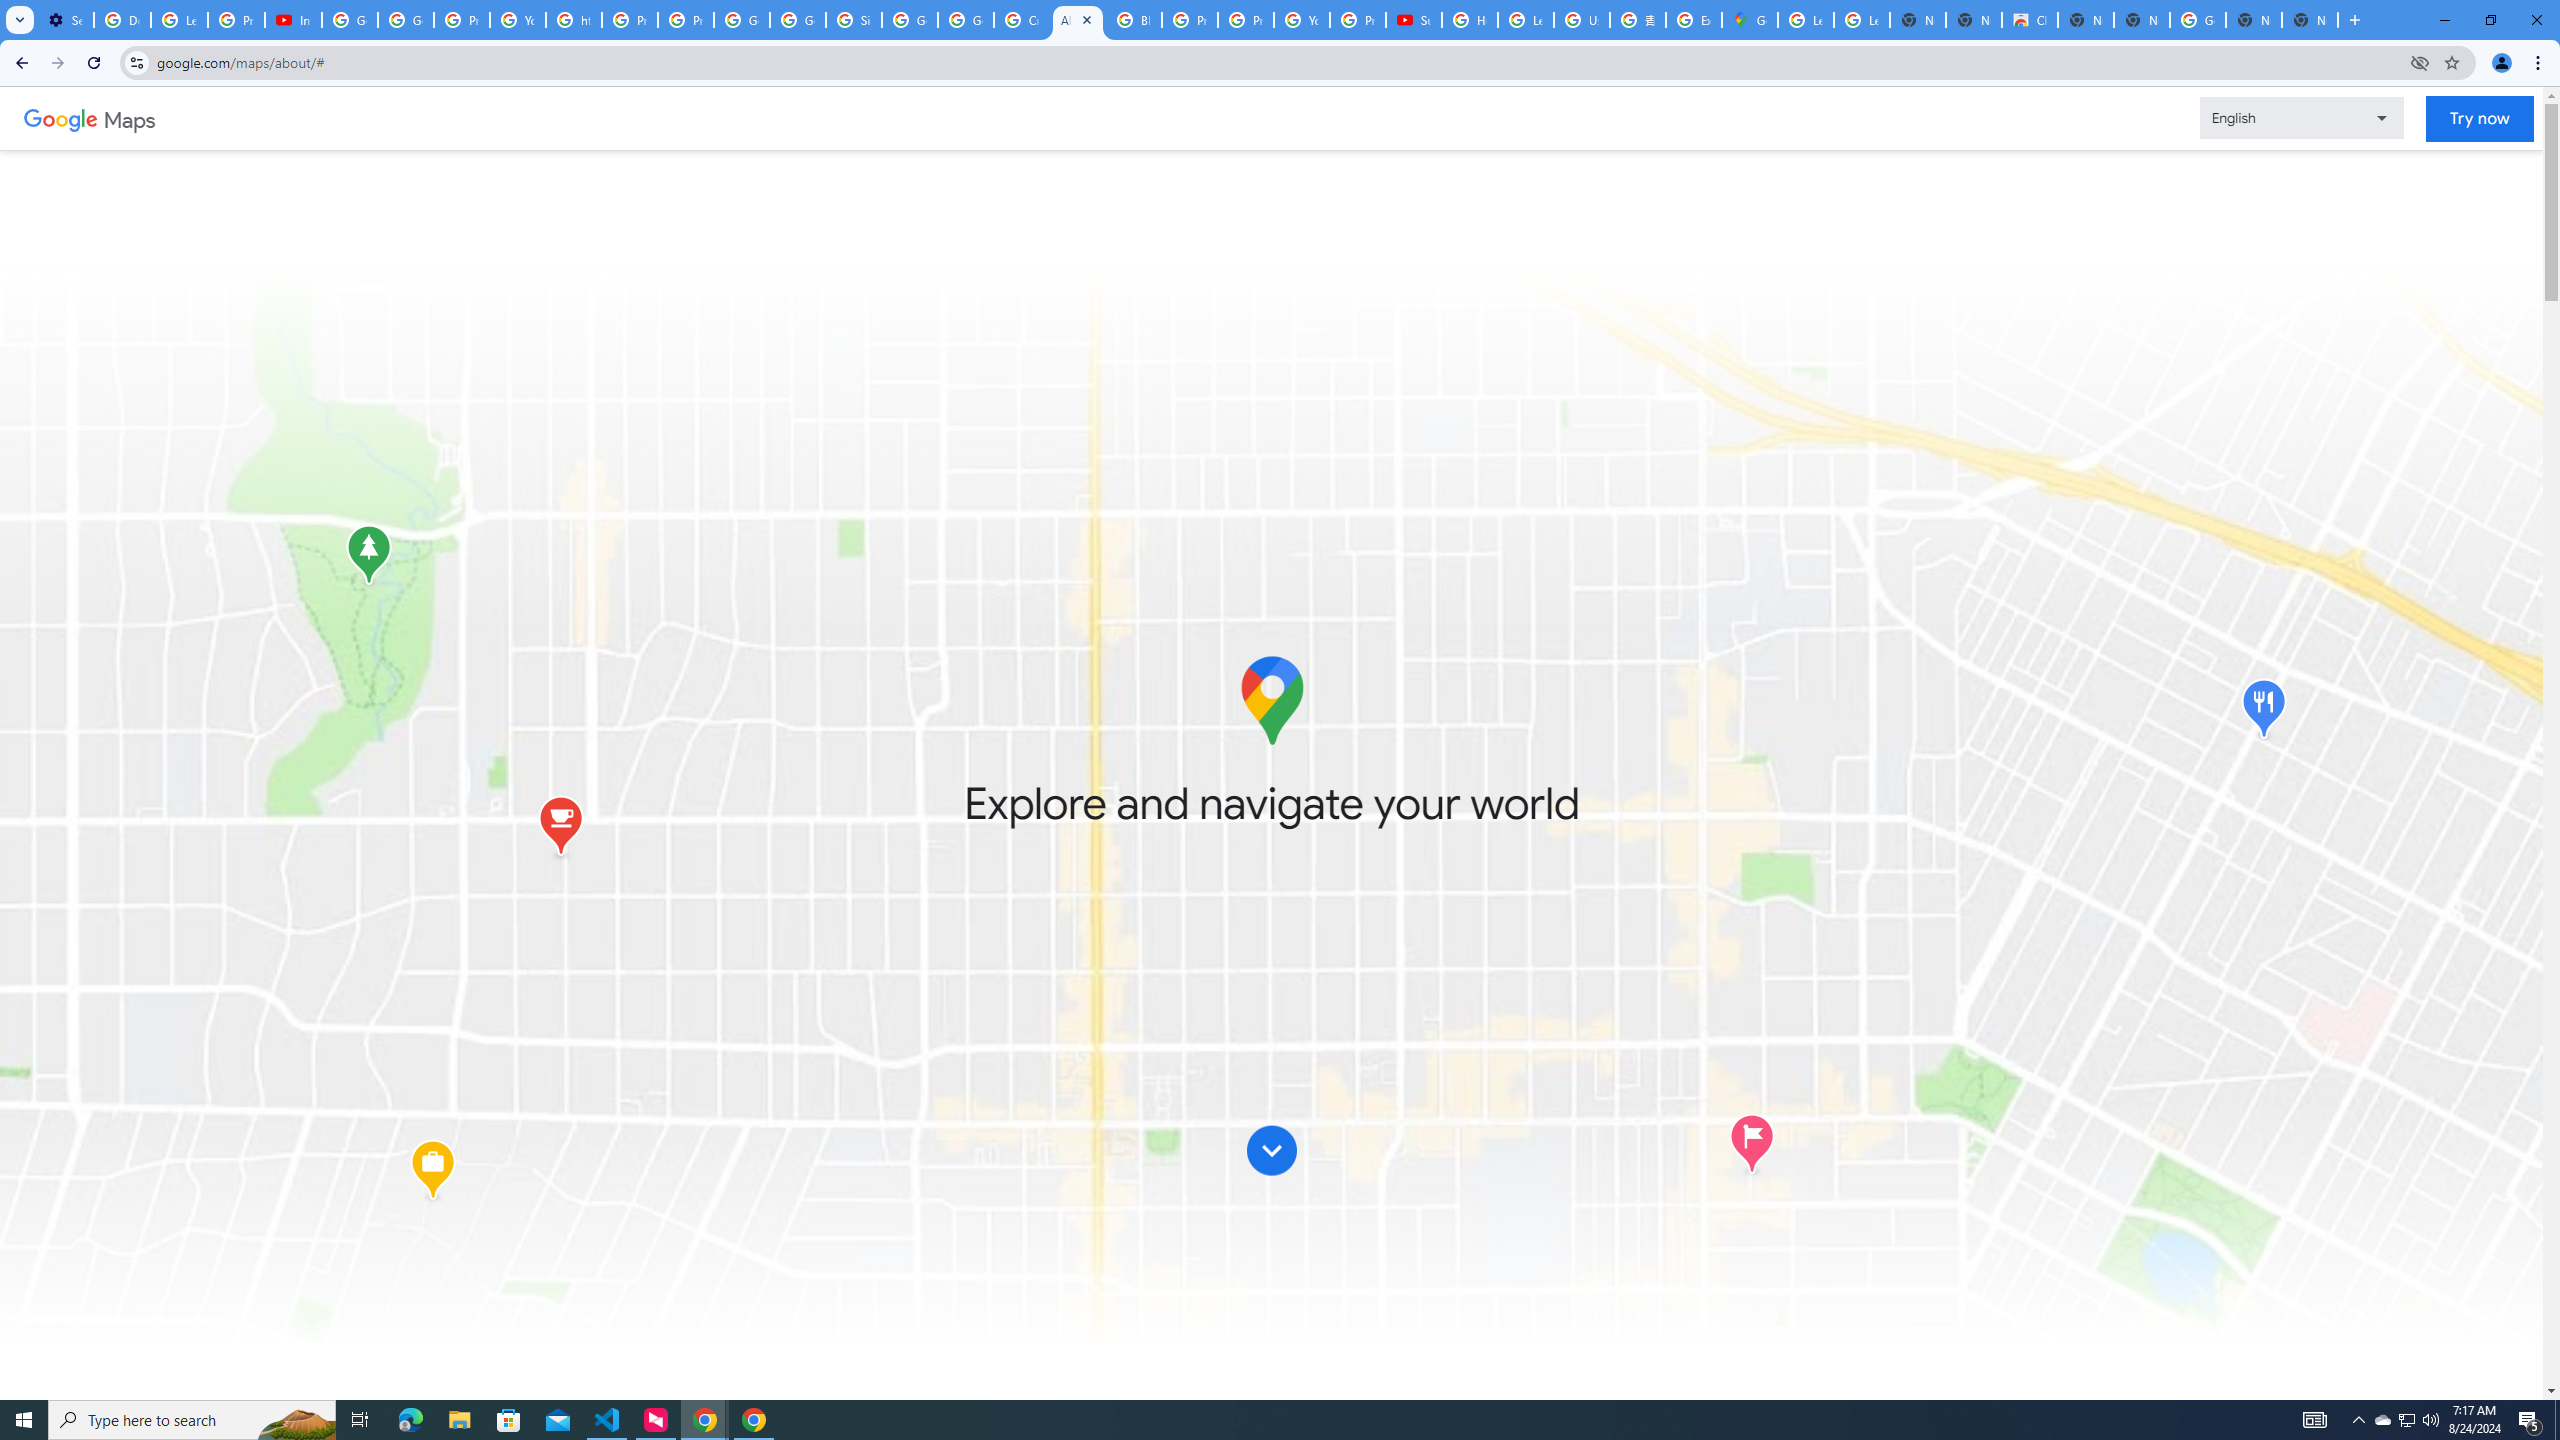 Image resolution: width=2560 pixels, height=1440 pixels. What do you see at coordinates (1300, 19) in the screenshot?
I see `'YouTube'` at bounding box center [1300, 19].